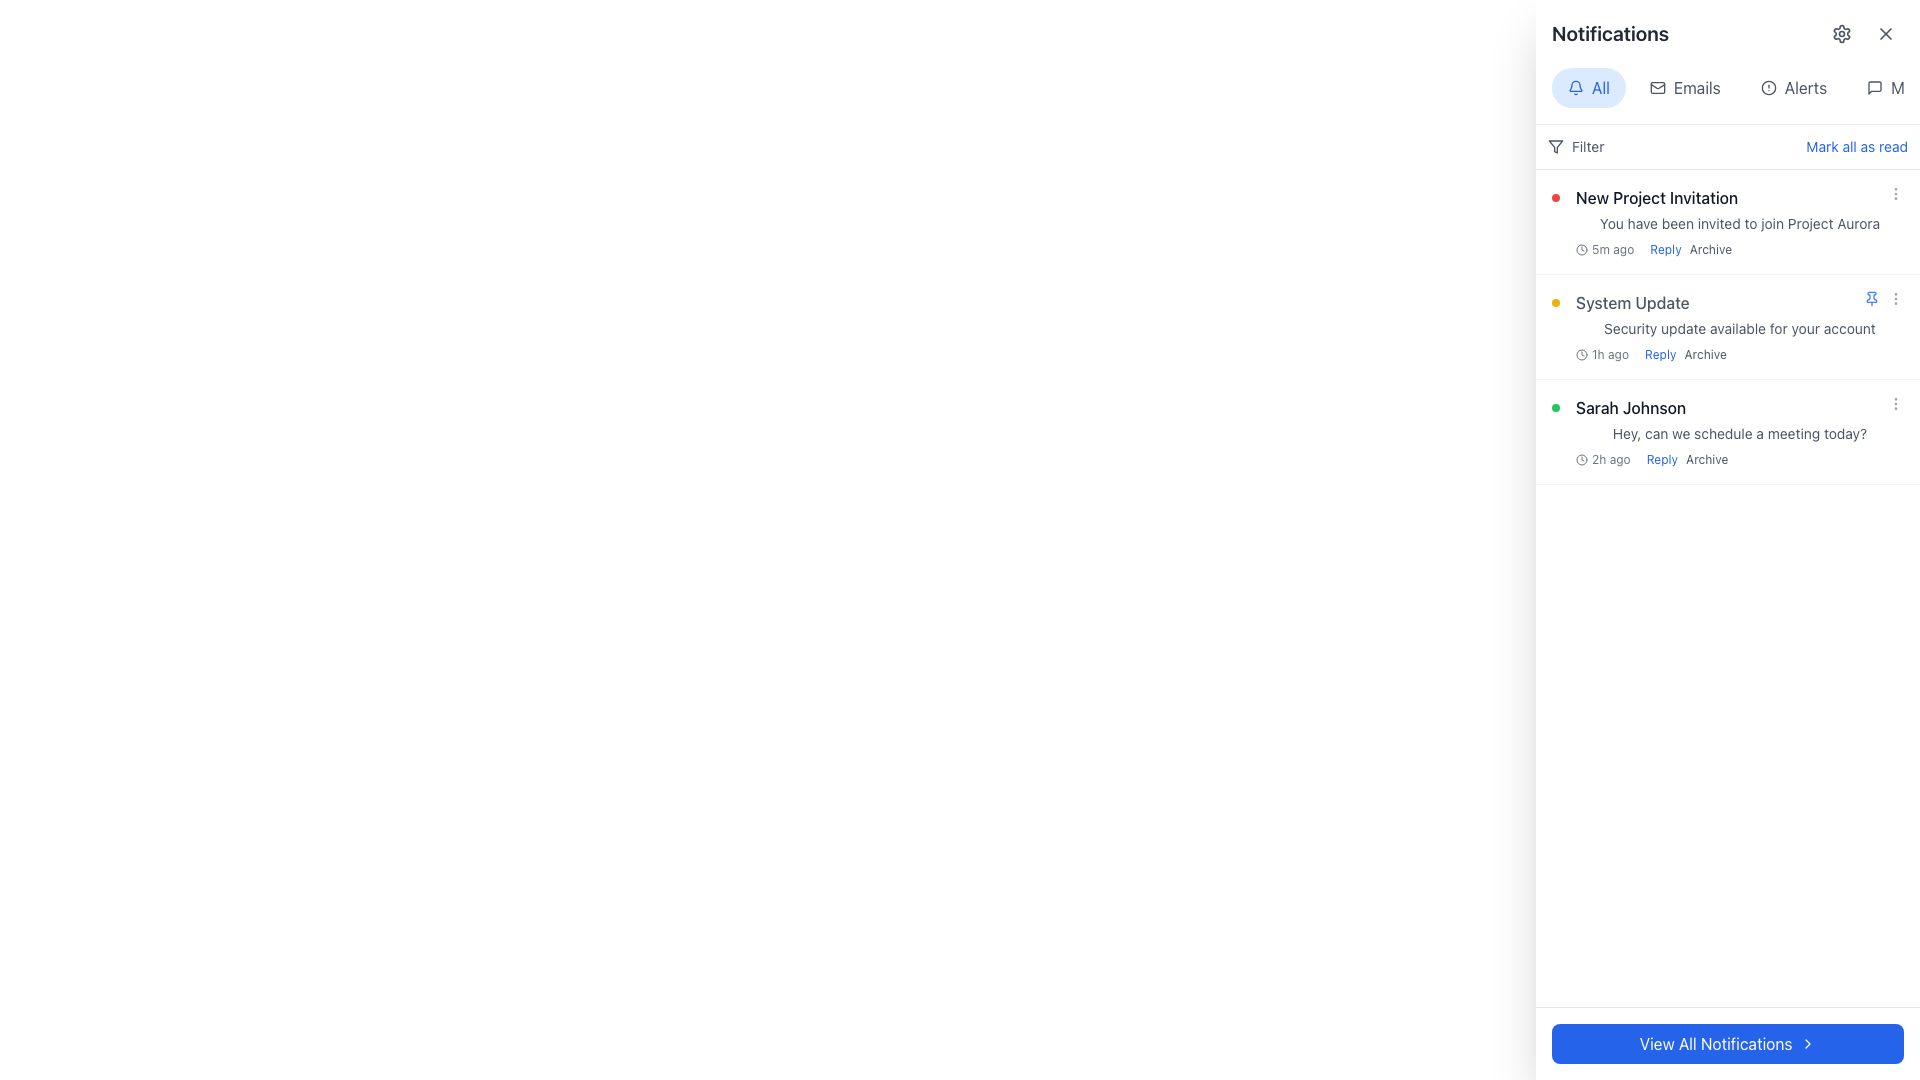 This screenshot has width=1920, height=1080. What do you see at coordinates (1656, 87) in the screenshot?
I see `the small icon depicting a stylized mail envelope located next to the 'Emails' text to filter or access email notifications` at bounding box center [1656, 87].